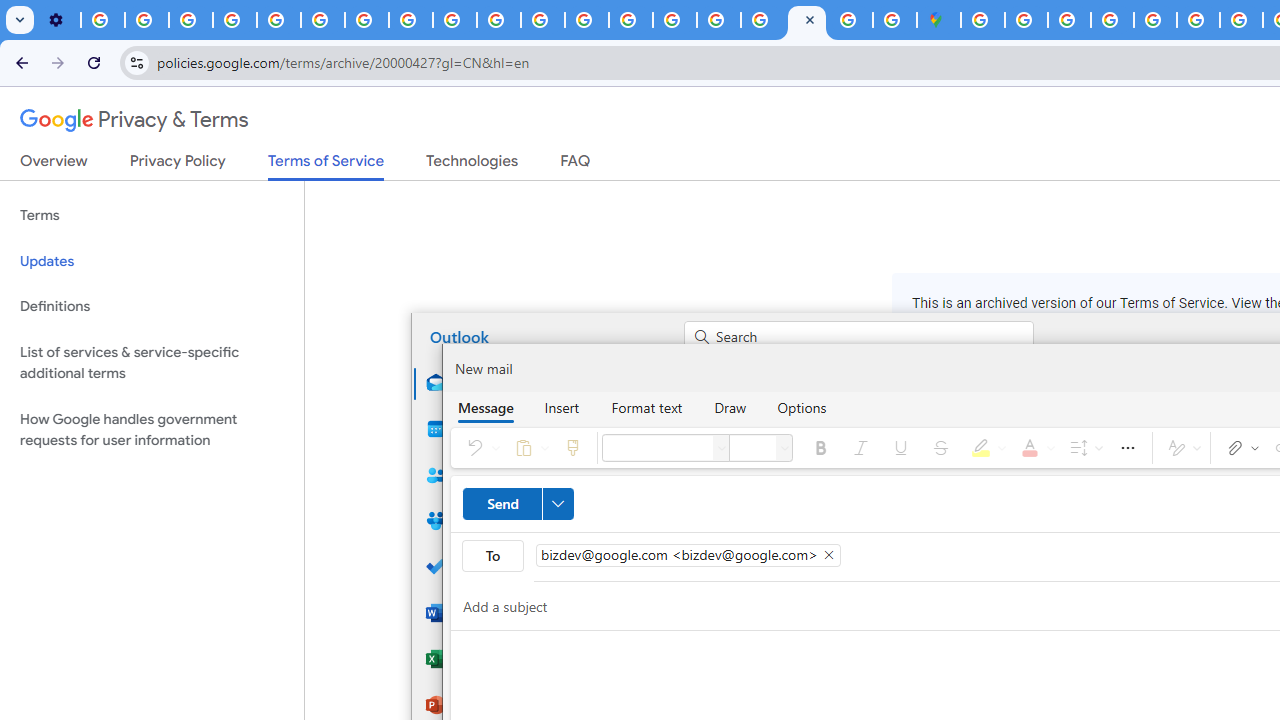 This screenshot has height=720, width=1280. Describe the element at coordinates (985, 446) in the screenshot. I see `'Text highlight color'` at that location.